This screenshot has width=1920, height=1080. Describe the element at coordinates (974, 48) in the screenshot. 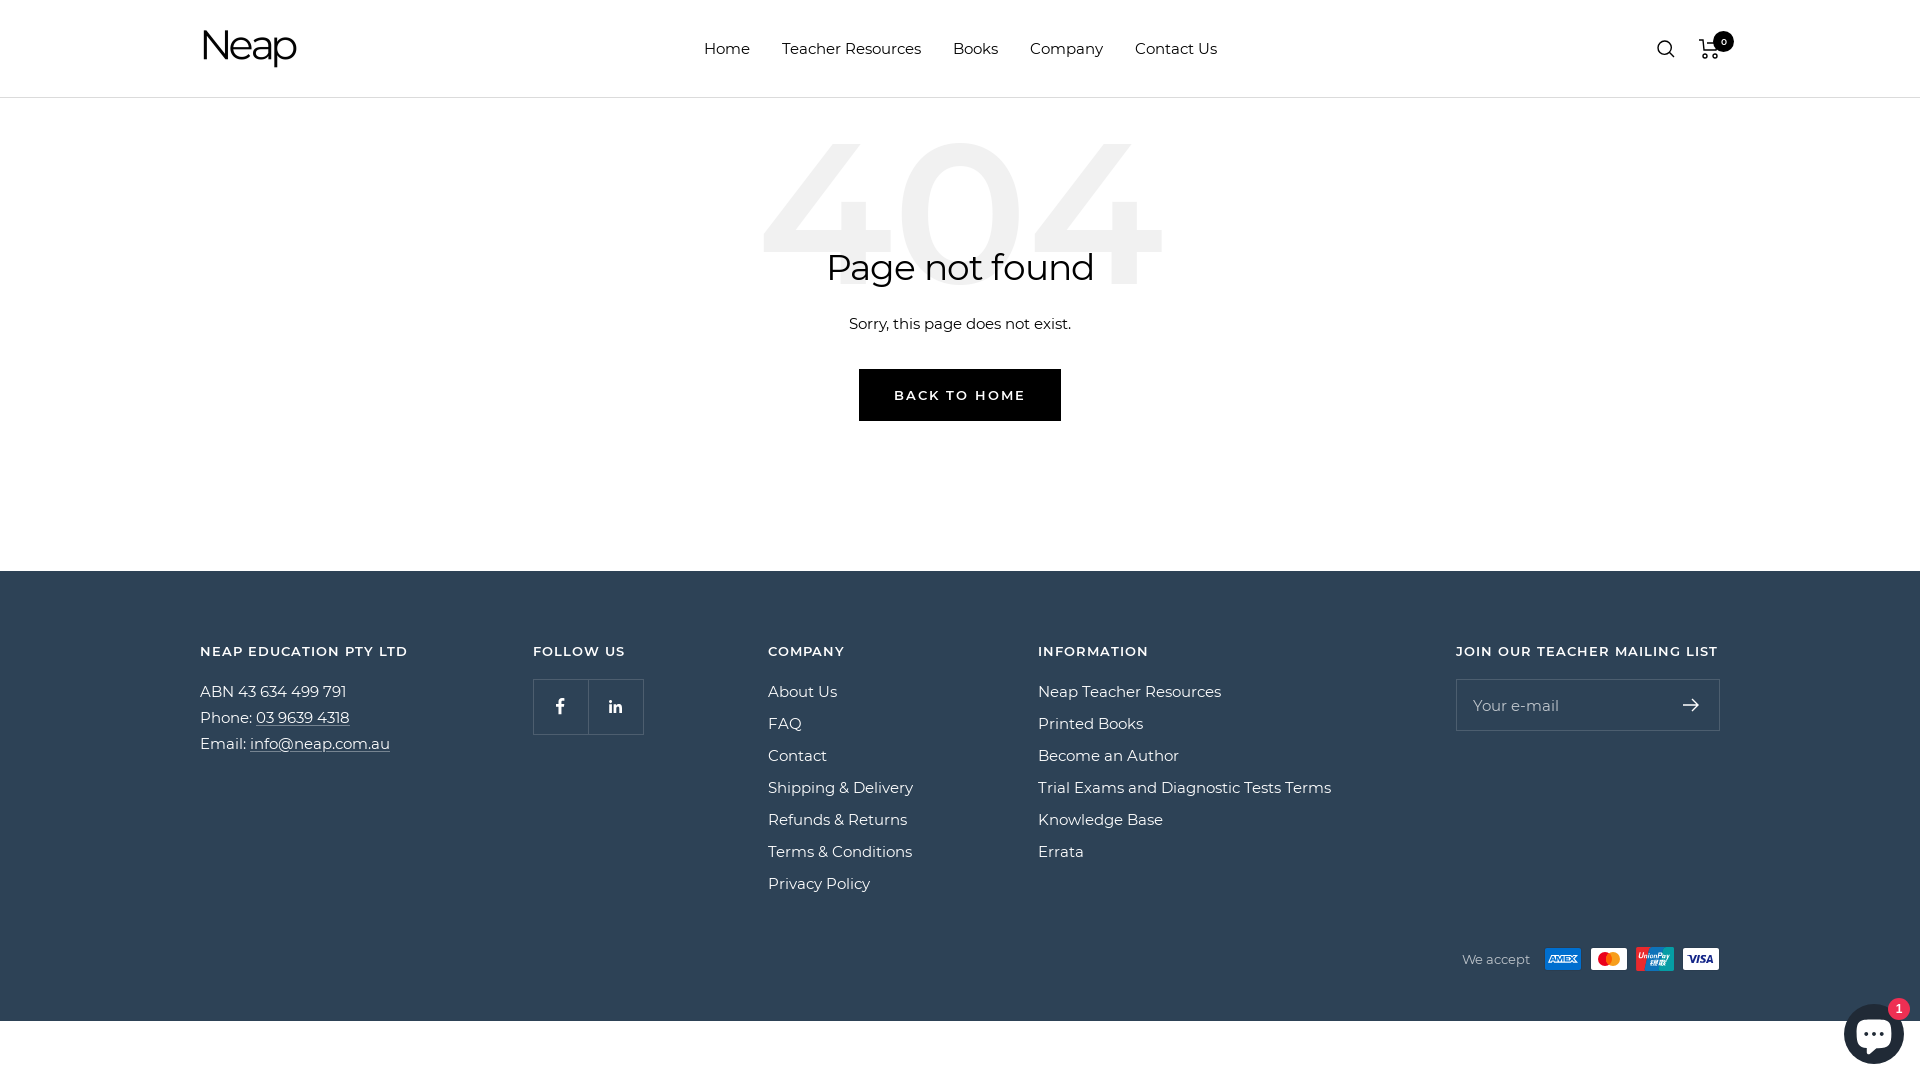

I see `'Books'` at that location.